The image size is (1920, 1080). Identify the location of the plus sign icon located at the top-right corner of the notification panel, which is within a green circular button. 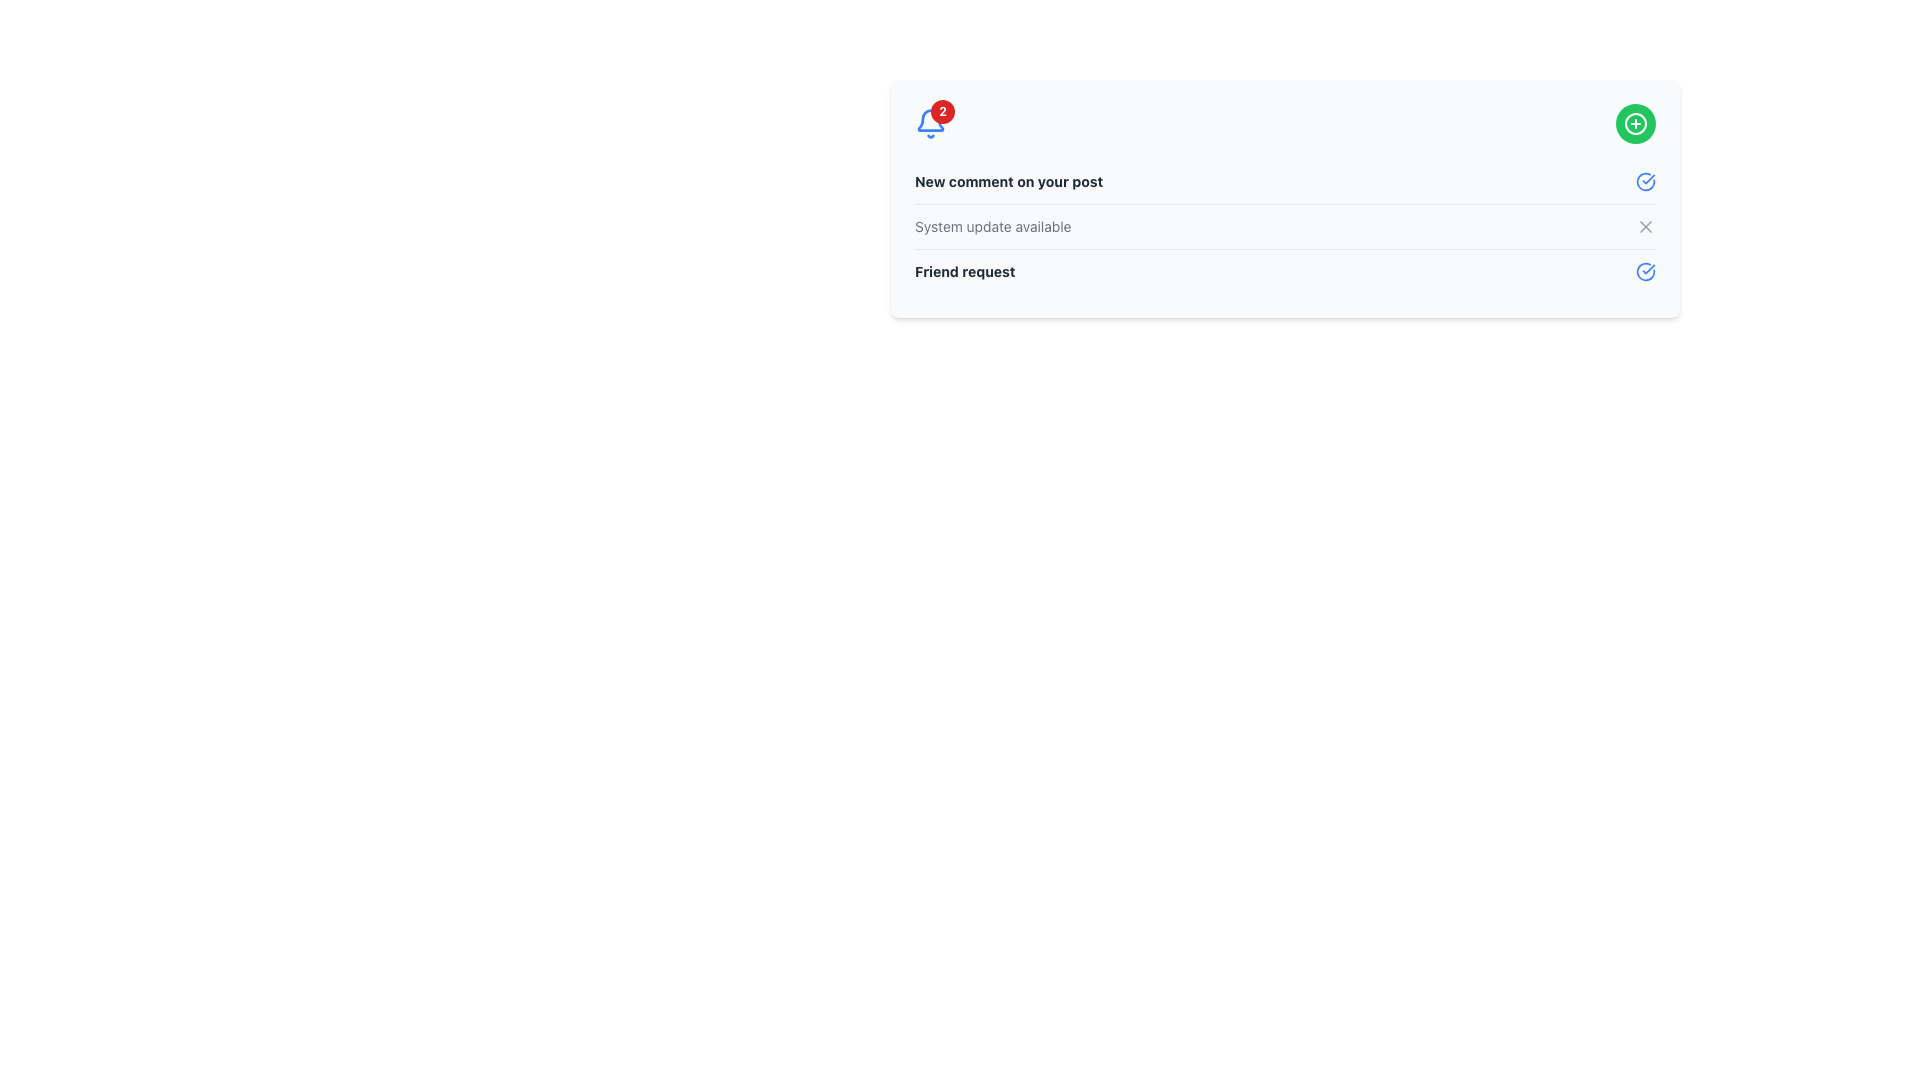
(1636, 123).